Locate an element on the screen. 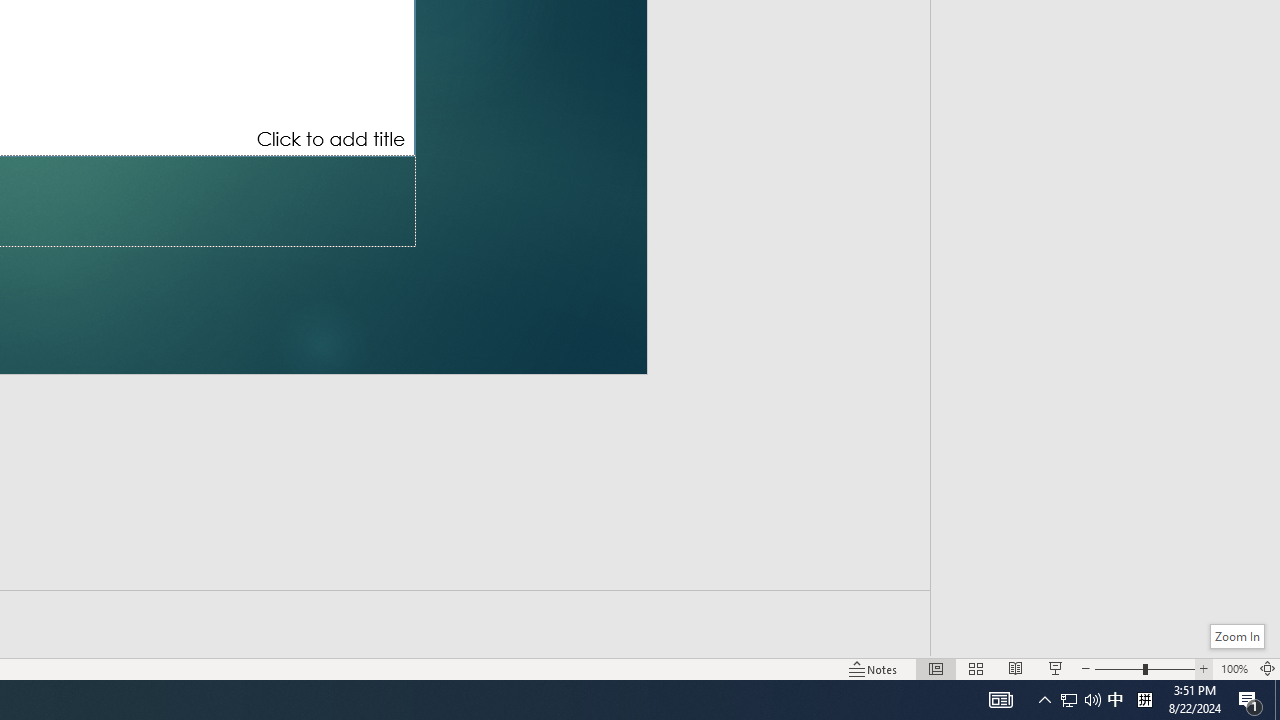 This screenshot has width=1280, height=720. 'Normal' is located at coordinates (935, 669).